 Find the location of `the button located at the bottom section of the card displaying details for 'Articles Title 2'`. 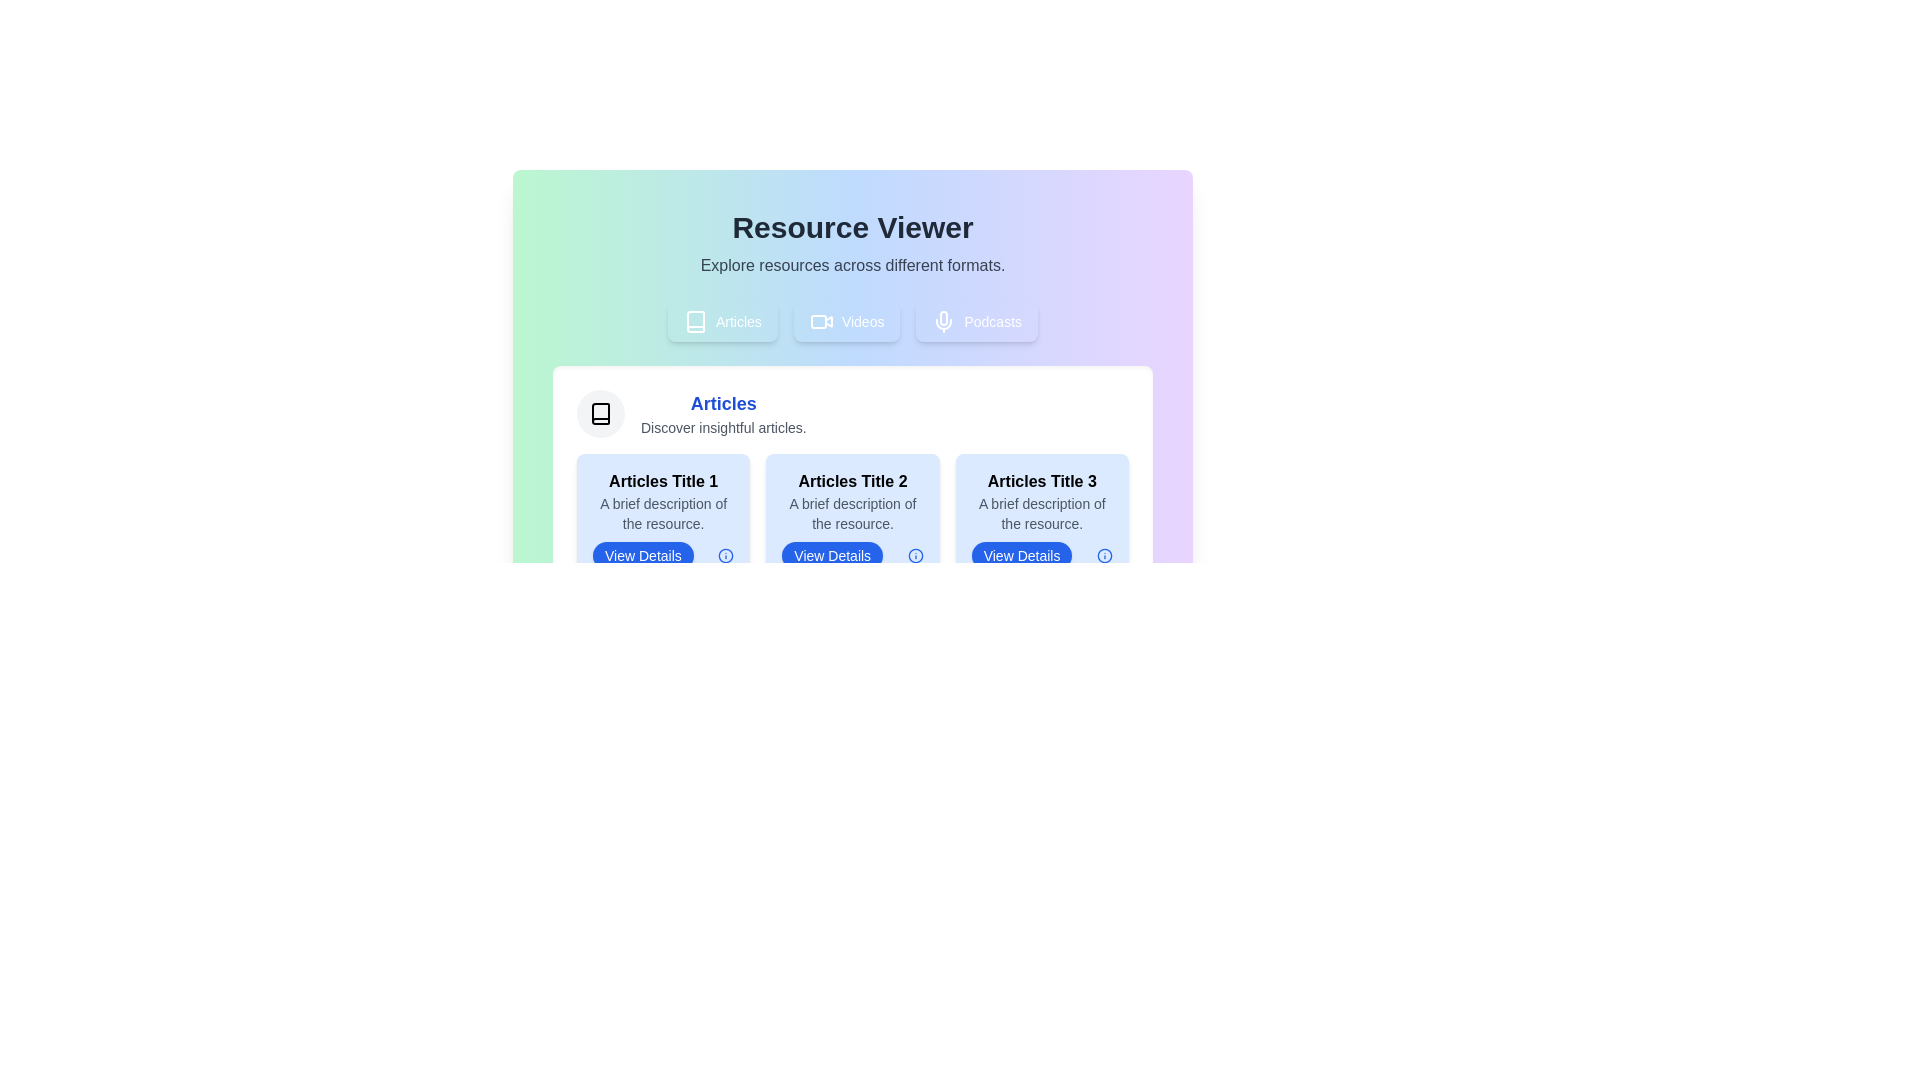

the button located at the bottom section of the card displaying details for 'Articles Title 2' is located at coordinates (853, 555).